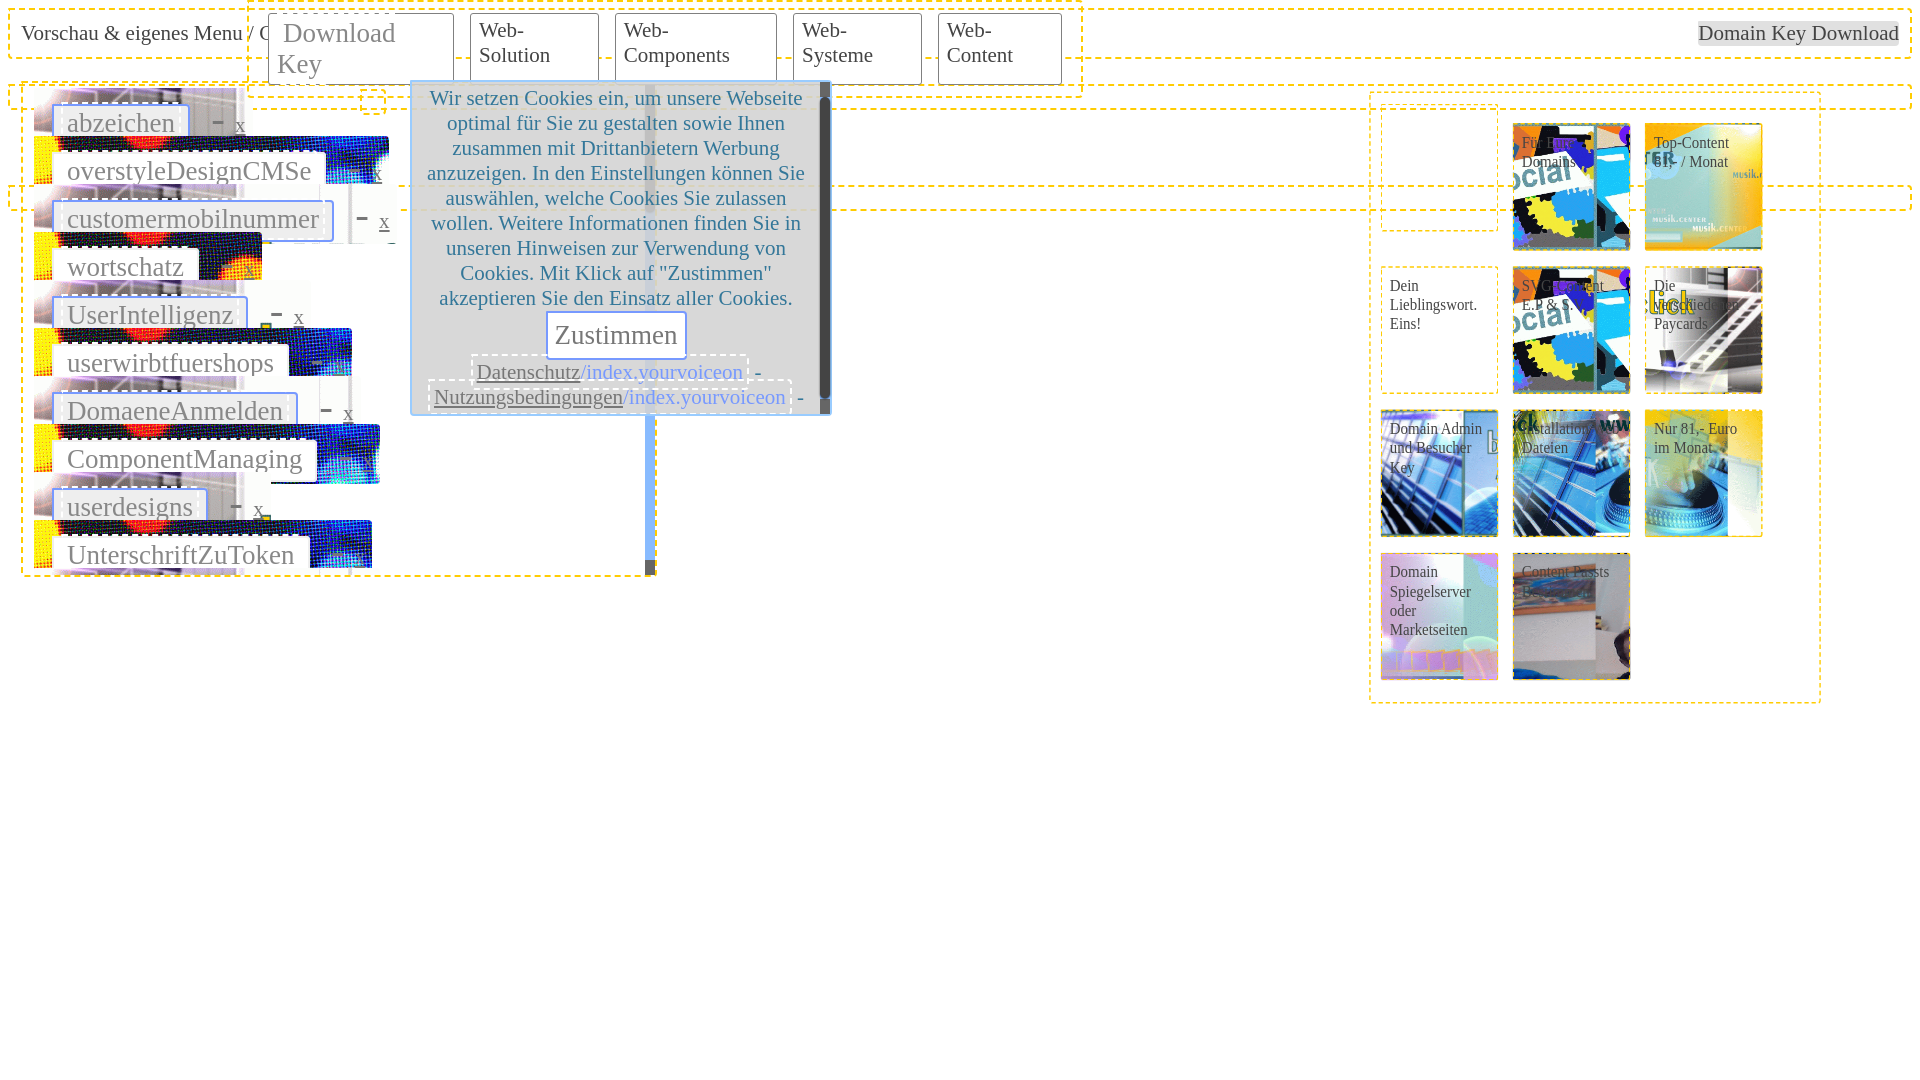 This screenshot has width=1920, height=1080. I want to click on 'UnterschriftZuToken', so click(61, 555).